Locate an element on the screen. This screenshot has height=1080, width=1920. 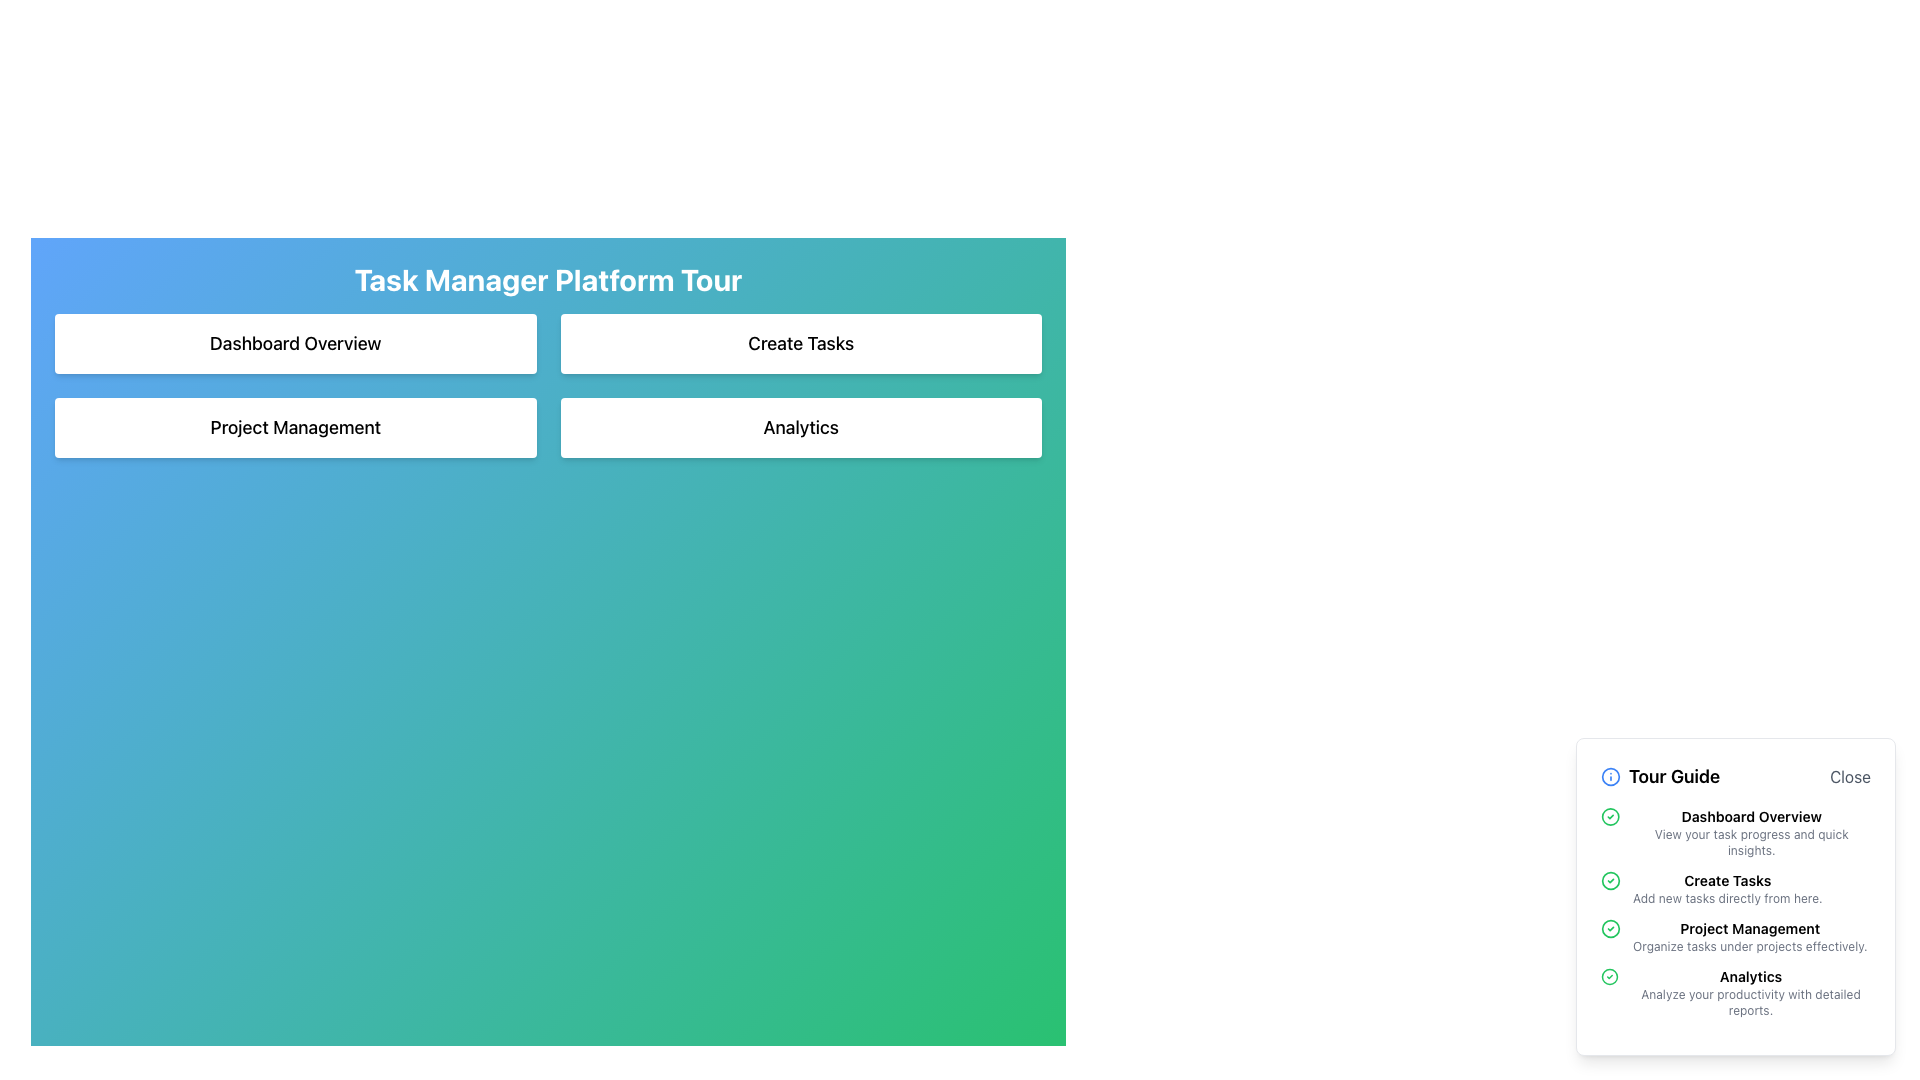
the informational item with the bold heading 'Dashboard Overview' and the green checkmark icon, located in the 'Tour Guide' sidebar is located at coordinates (1735, 833).